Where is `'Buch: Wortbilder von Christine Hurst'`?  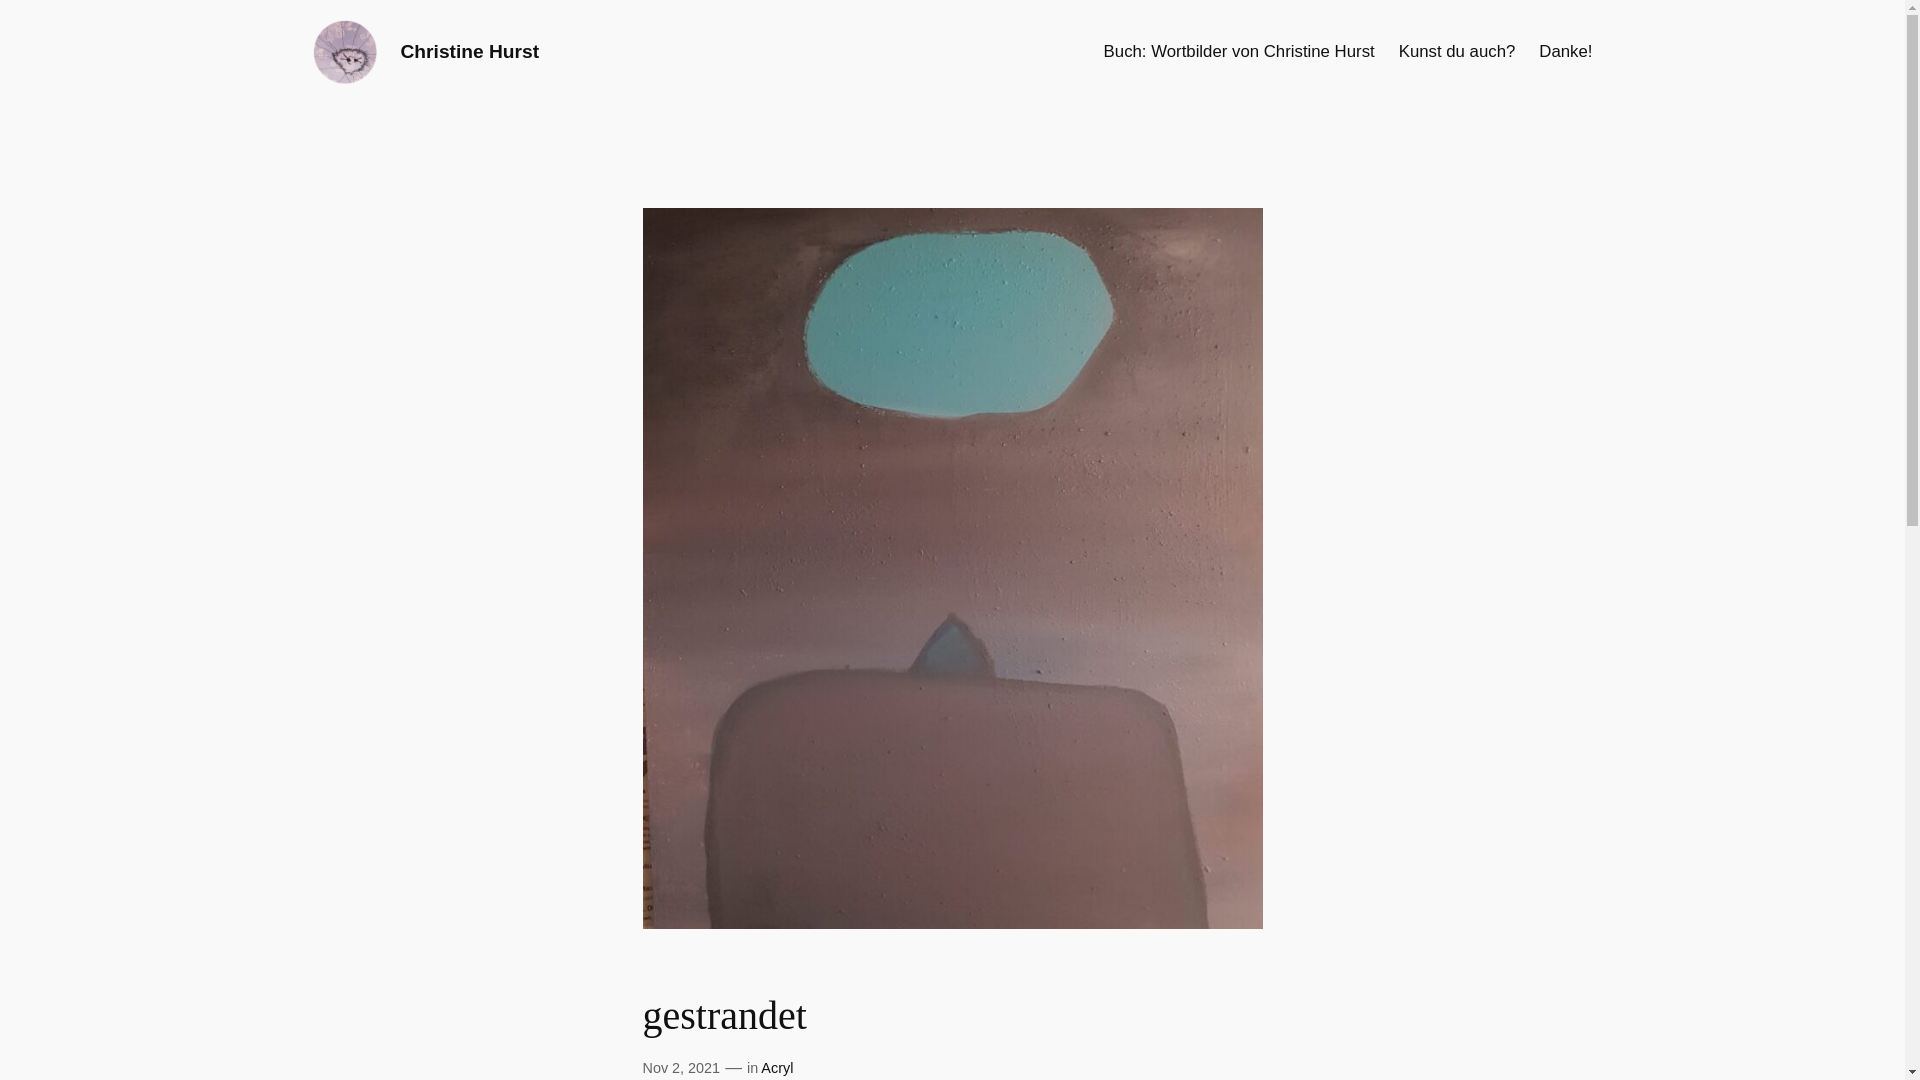 'Buch: Wortbilder von Christine Hurst' is located at coordinates (1238, 50).